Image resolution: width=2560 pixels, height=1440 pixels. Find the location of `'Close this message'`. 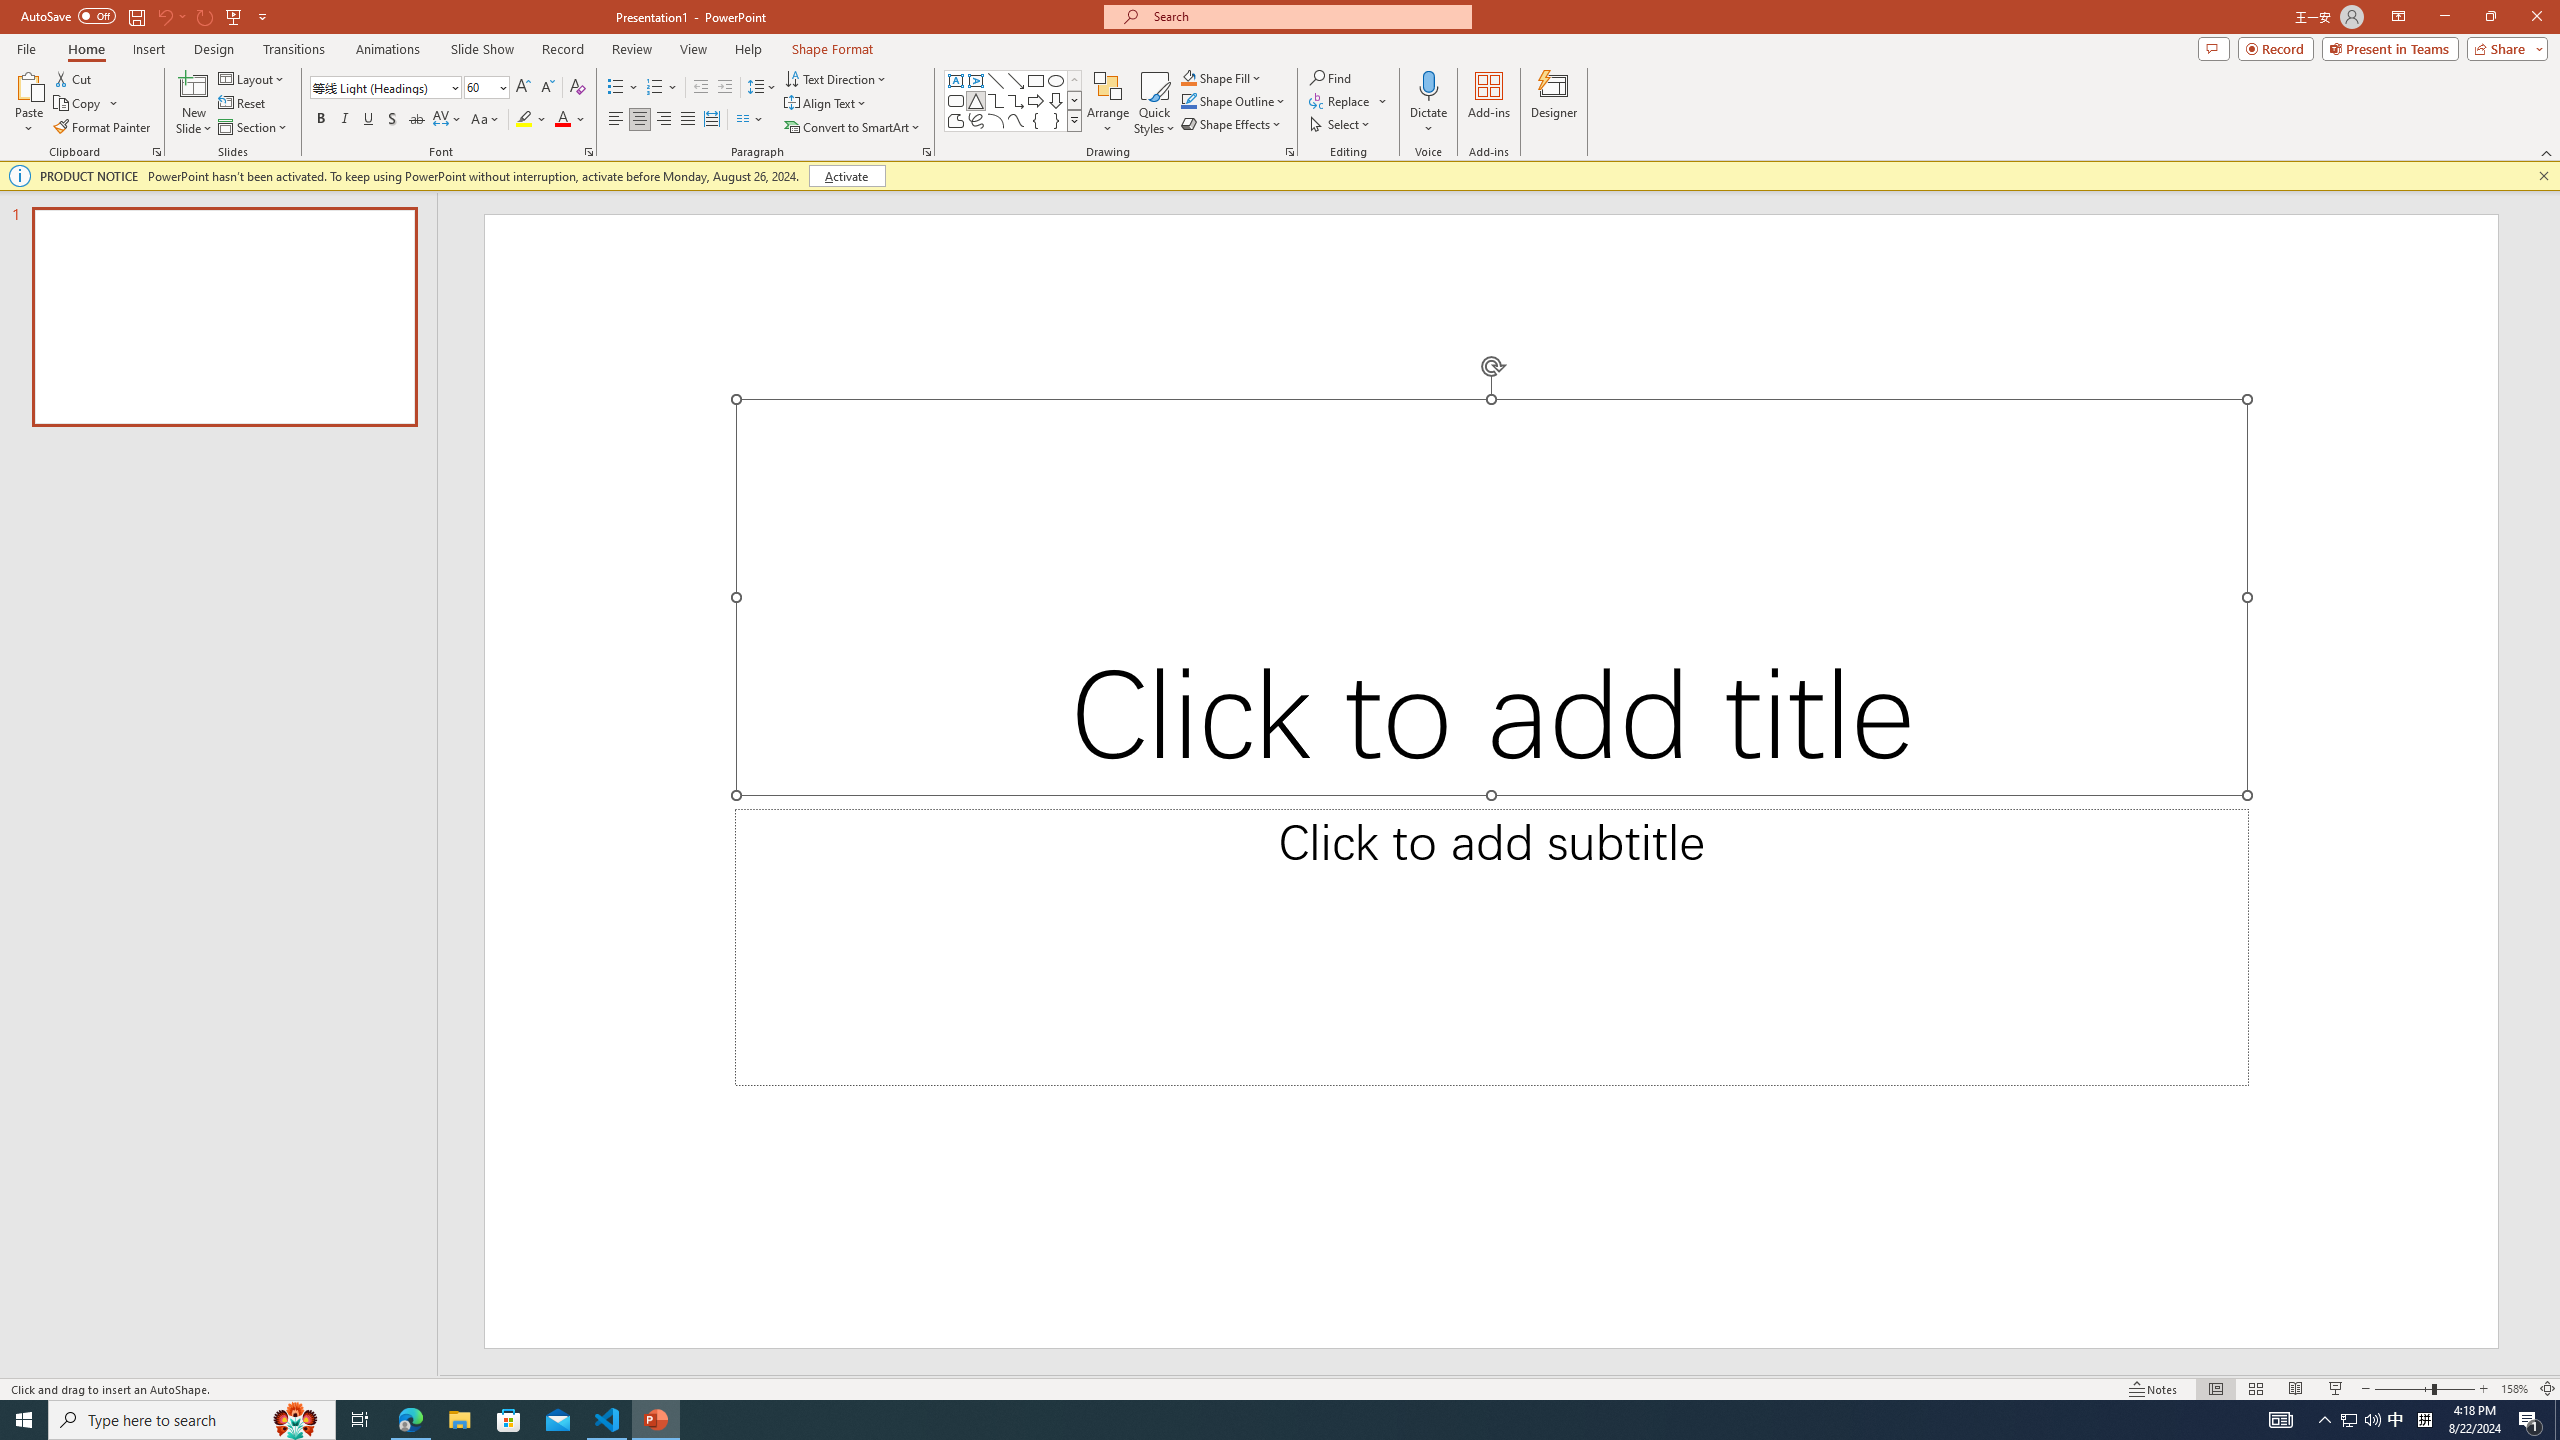

'Close this message' is located at coordinates (2543, 175).